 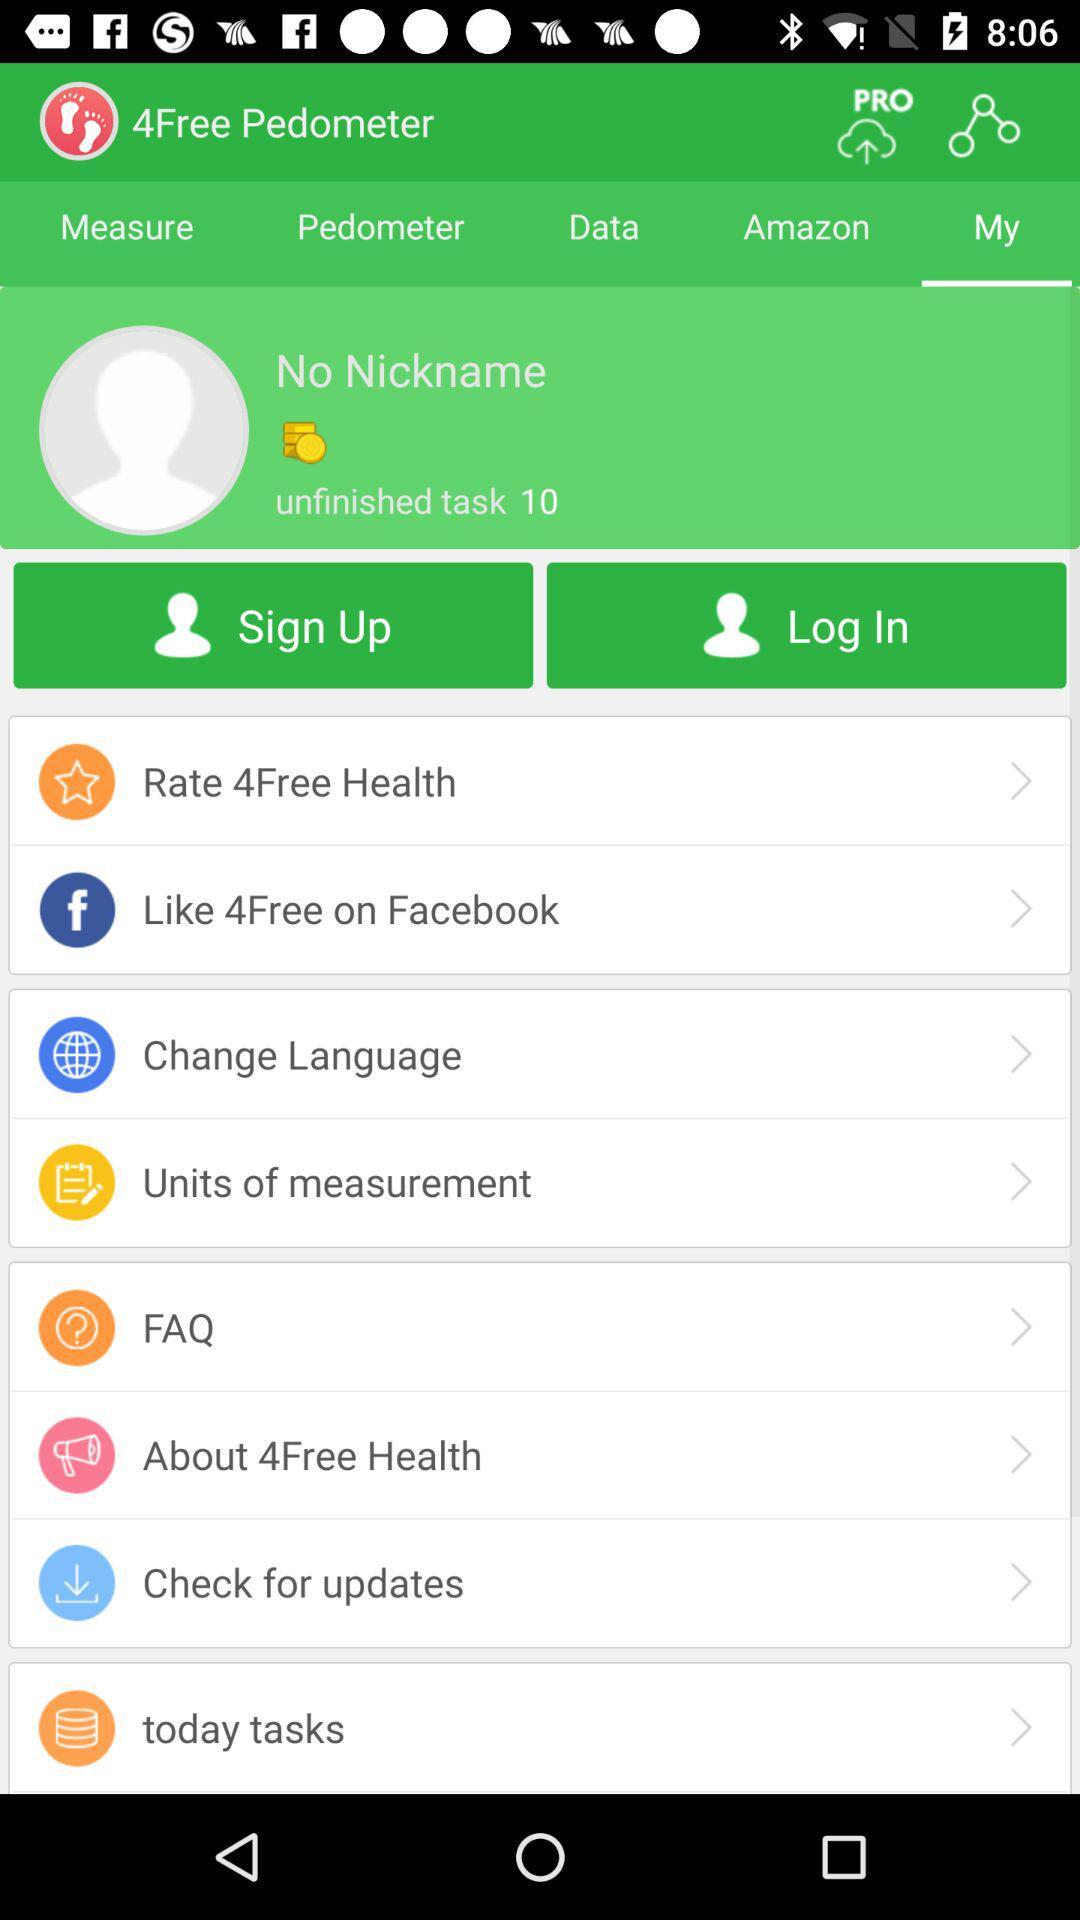 I want to click on icon next to the data item, so click(x=805, y=243).